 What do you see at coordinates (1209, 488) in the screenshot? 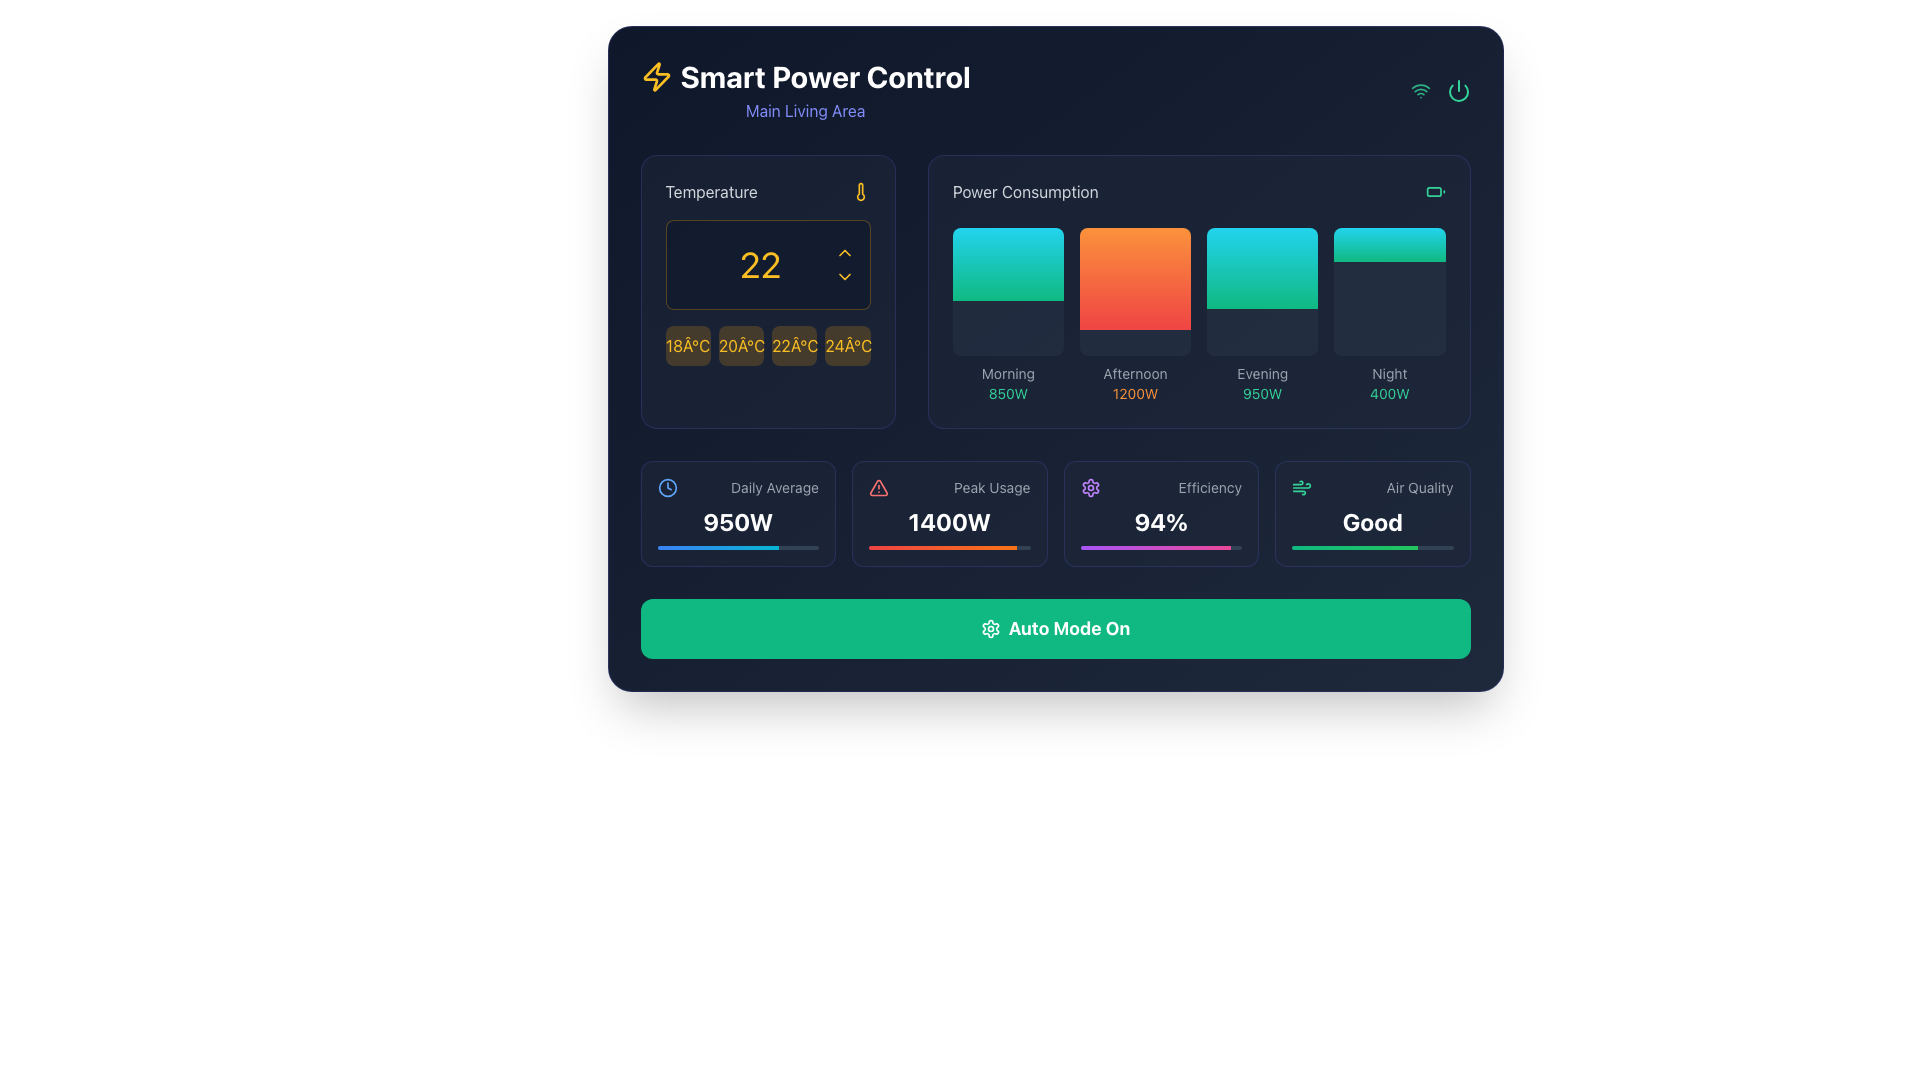
I see `the Label Text displaying 'Efficiency', which is styled in gray and located above the '94%' percentage indicator within a dark-colored panel` at bounding box center [1209, 488].